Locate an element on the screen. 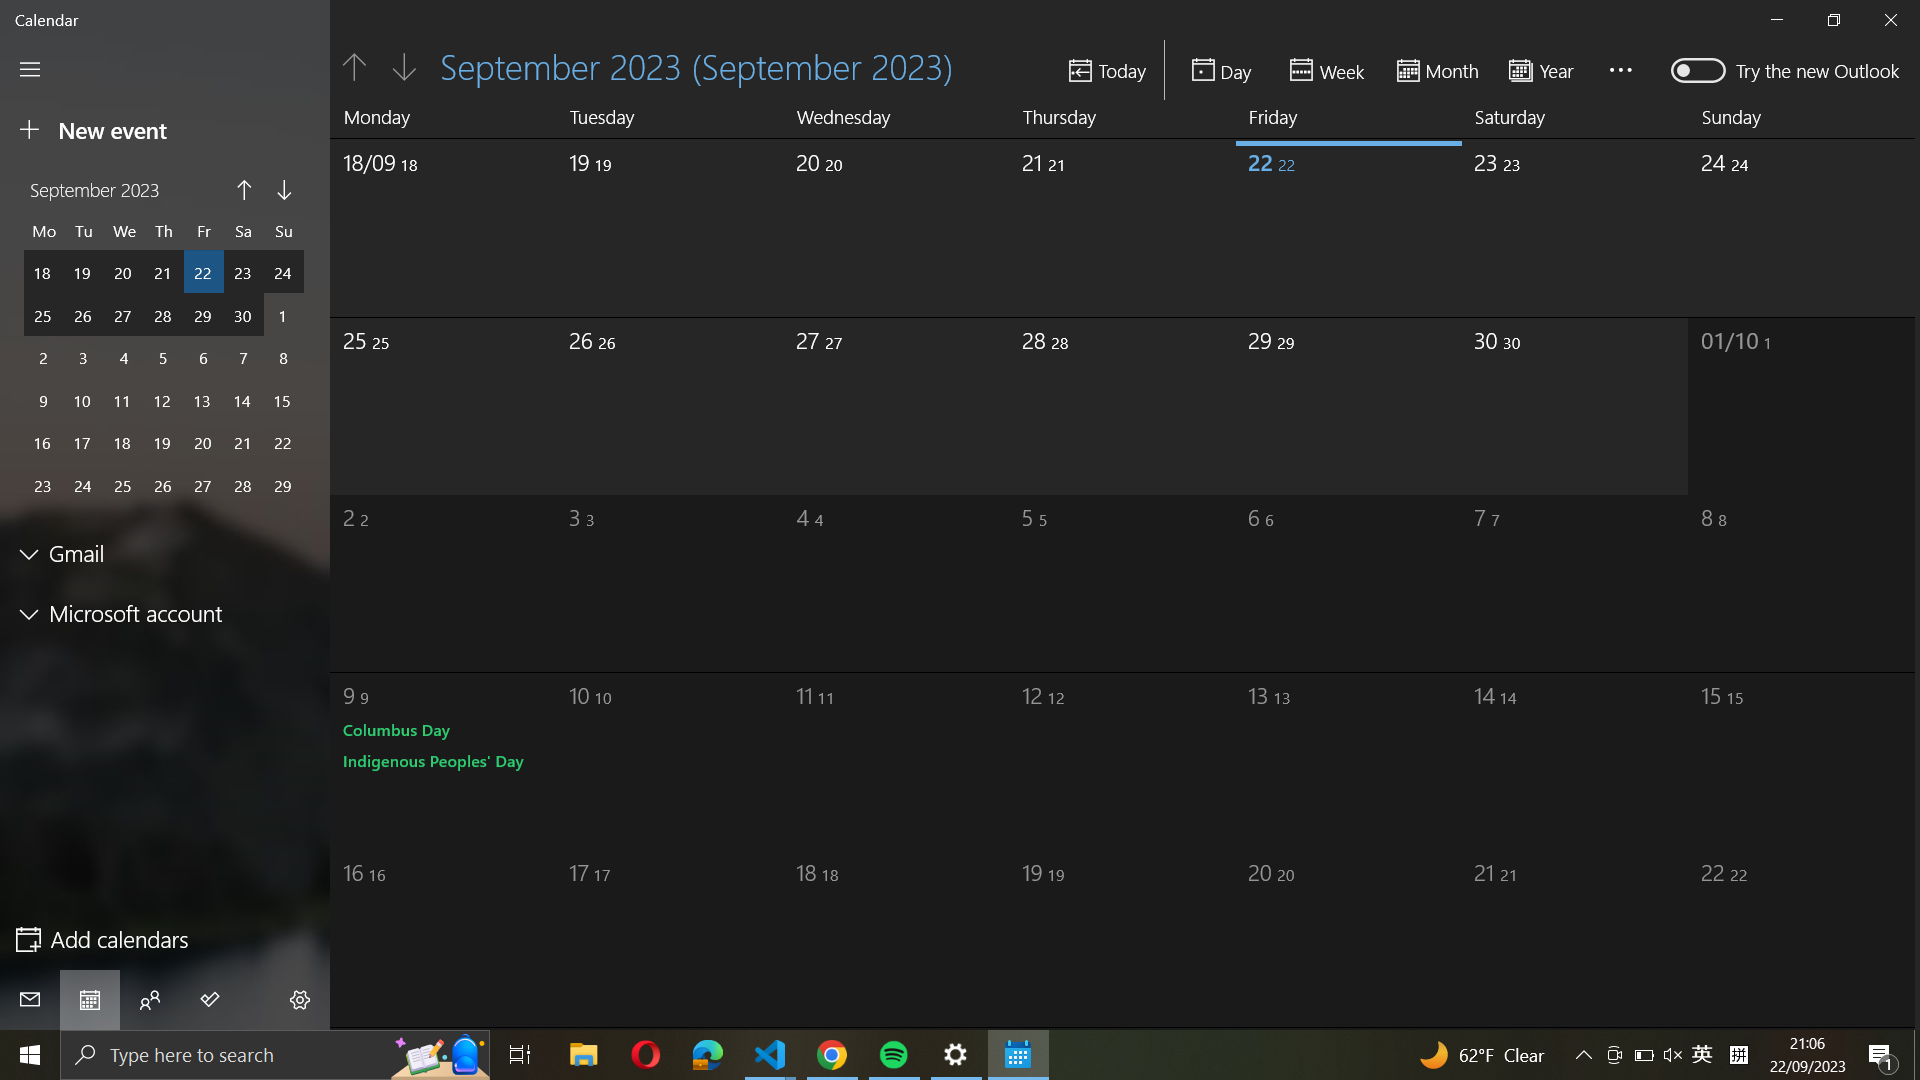  add new events on Columbus Day is located at coordinates (397, 730).